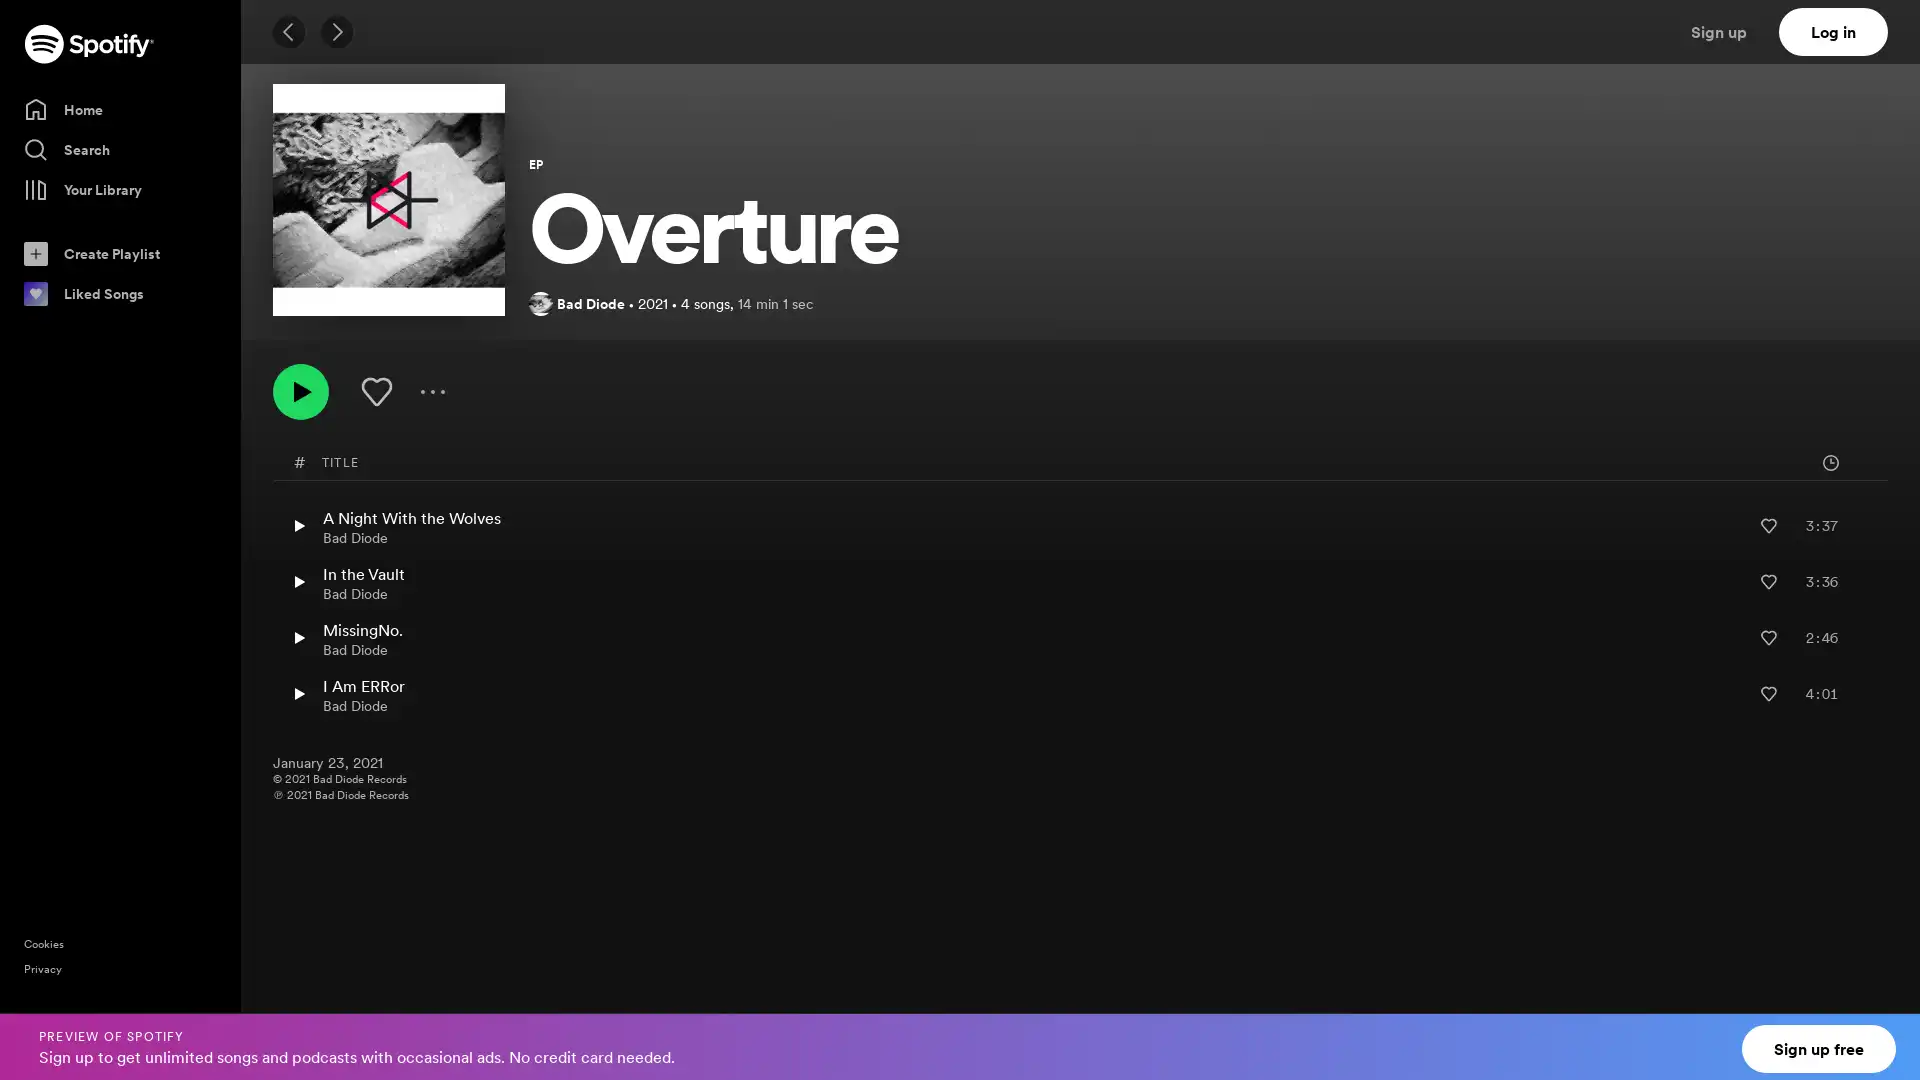  What do you see at coordinates (297, 637) in the screenshot?
I see `Play MissingNo. by Bad Diode` at bounding box center [297, 637].